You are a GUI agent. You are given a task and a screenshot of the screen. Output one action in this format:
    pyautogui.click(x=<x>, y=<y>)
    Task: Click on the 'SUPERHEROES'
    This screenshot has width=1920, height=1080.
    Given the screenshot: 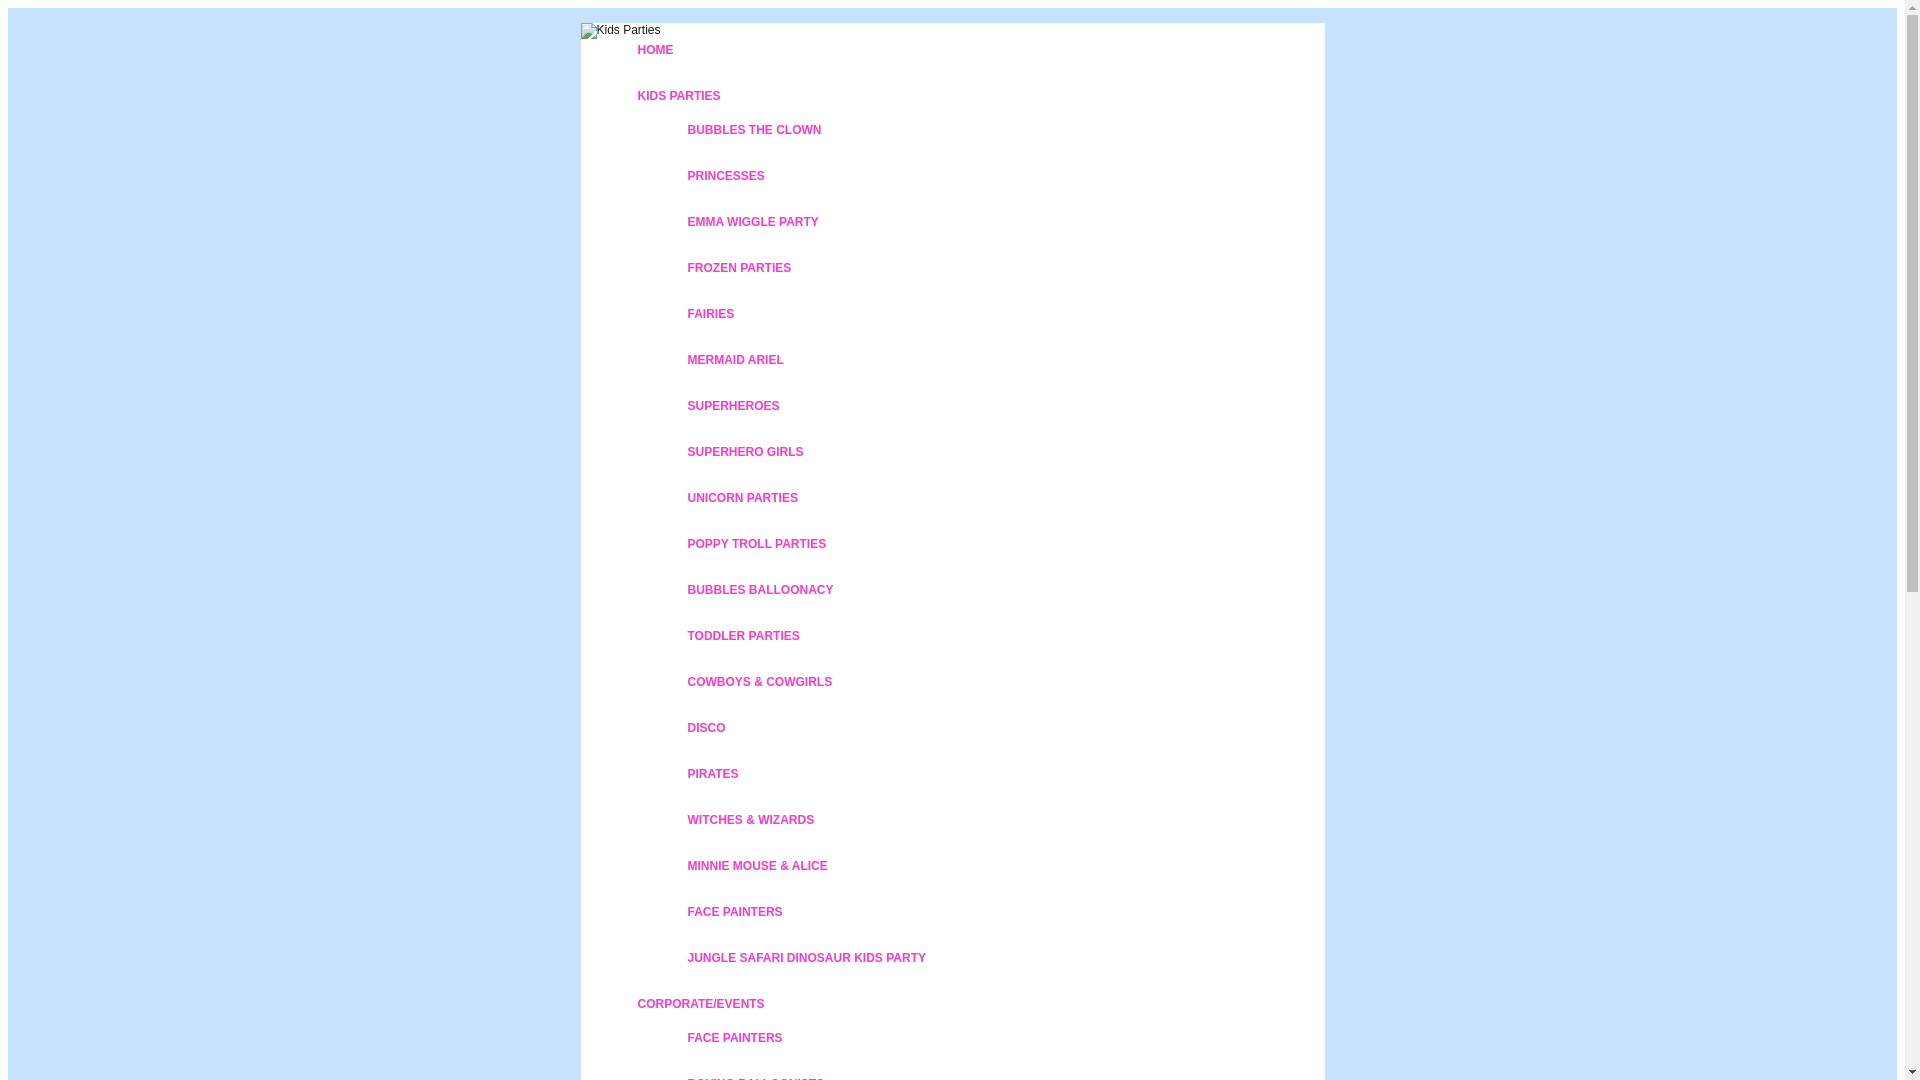 What is the action you would take?
    pyautogui.click(x=680, y=405)
    